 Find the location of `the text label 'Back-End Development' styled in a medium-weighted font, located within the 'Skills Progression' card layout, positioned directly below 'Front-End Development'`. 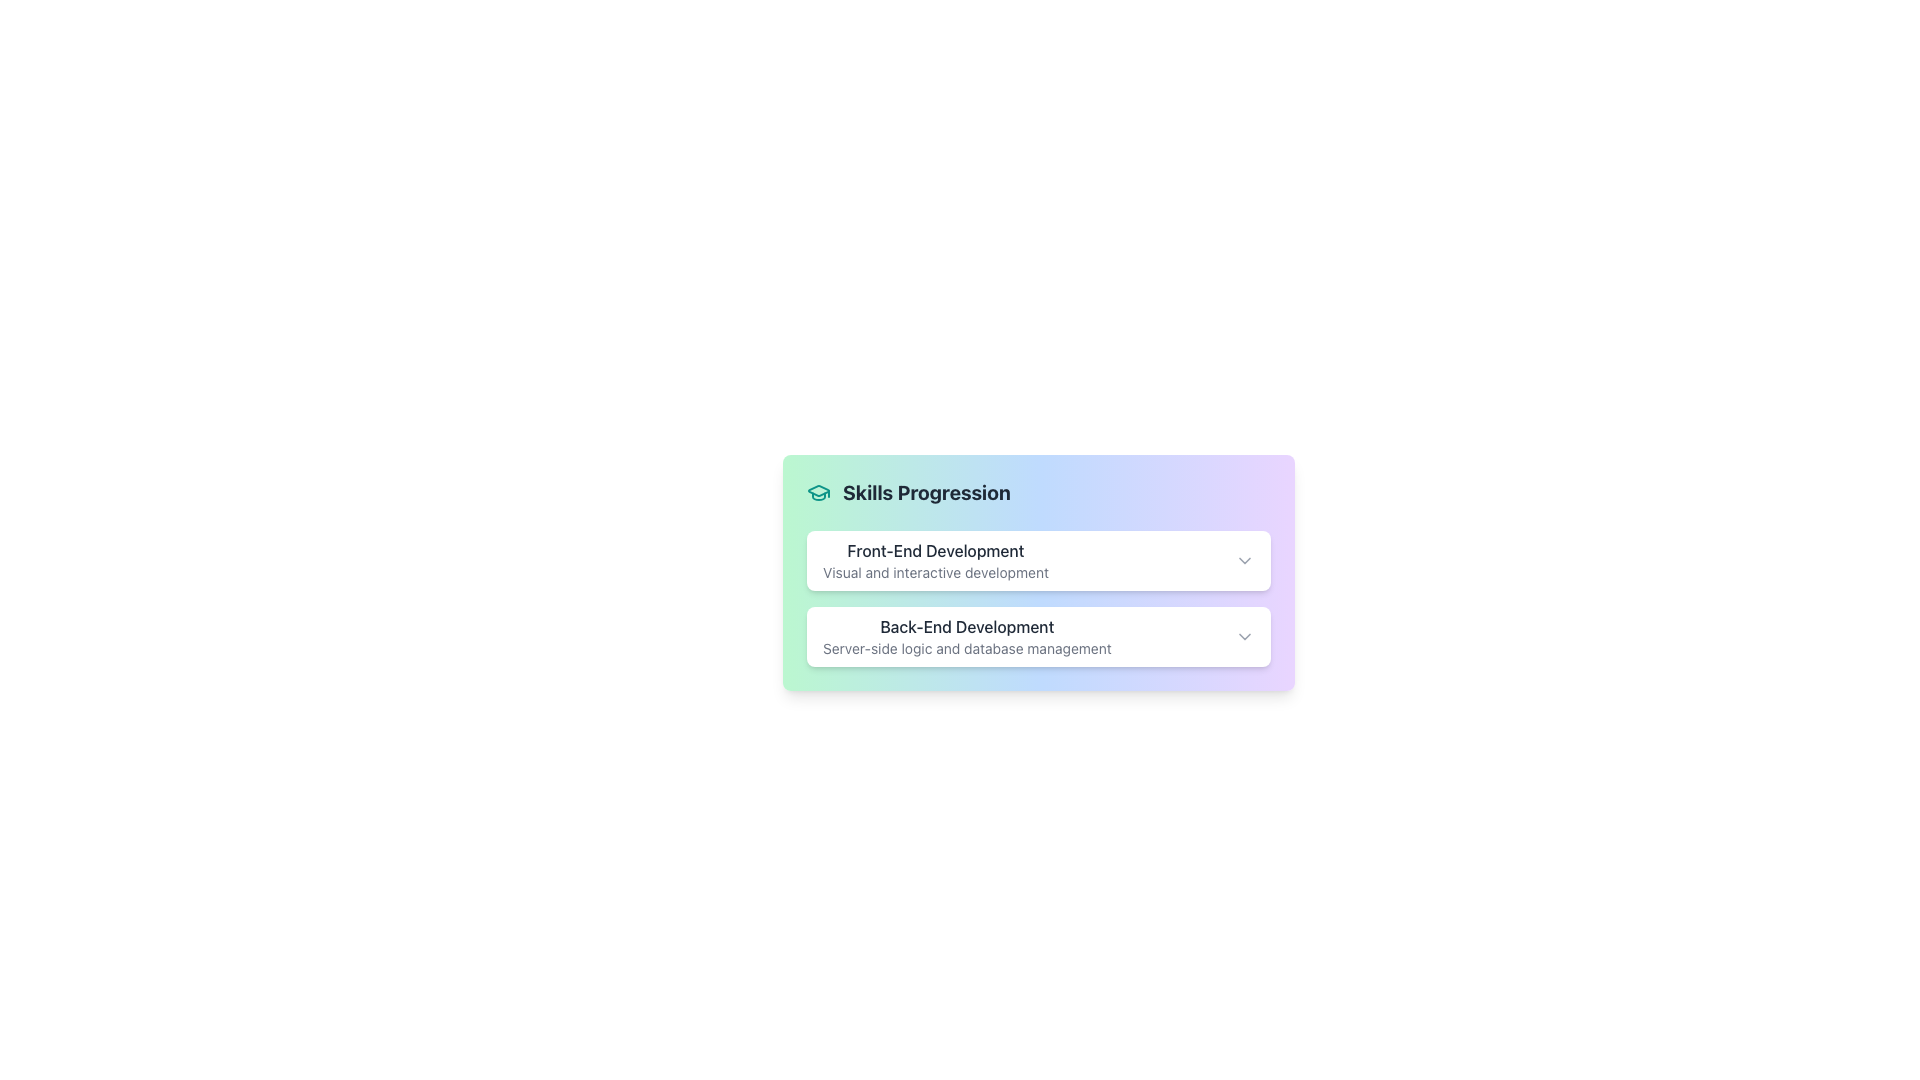

the text label 'Back-End Development' styled in a medium-weighted font, located within the 'Skills Progression' card layout, positioned directly below 'Front-End Development' is located at coordinates (967, 626).